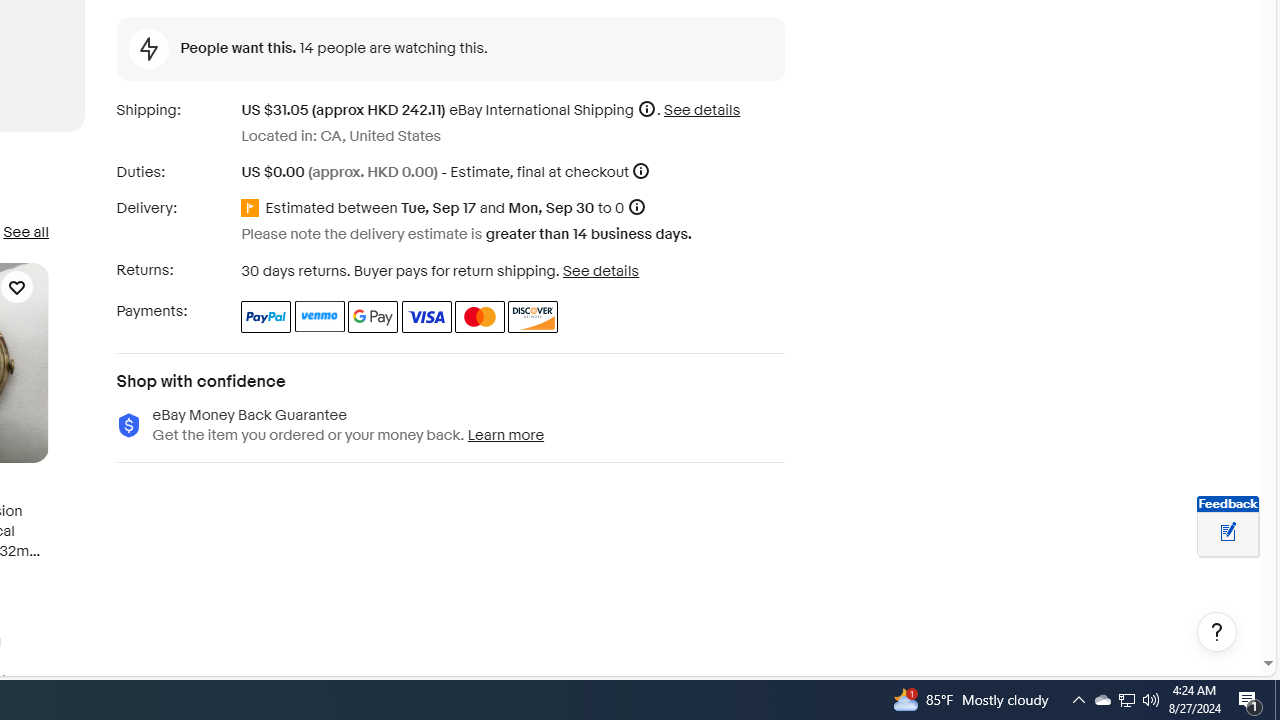 Image resolution: width=1280 pixels, height=720 pixels. Describe the element at coordinates (425, 315) in the screenshot. I see `'Visa'` at that location.